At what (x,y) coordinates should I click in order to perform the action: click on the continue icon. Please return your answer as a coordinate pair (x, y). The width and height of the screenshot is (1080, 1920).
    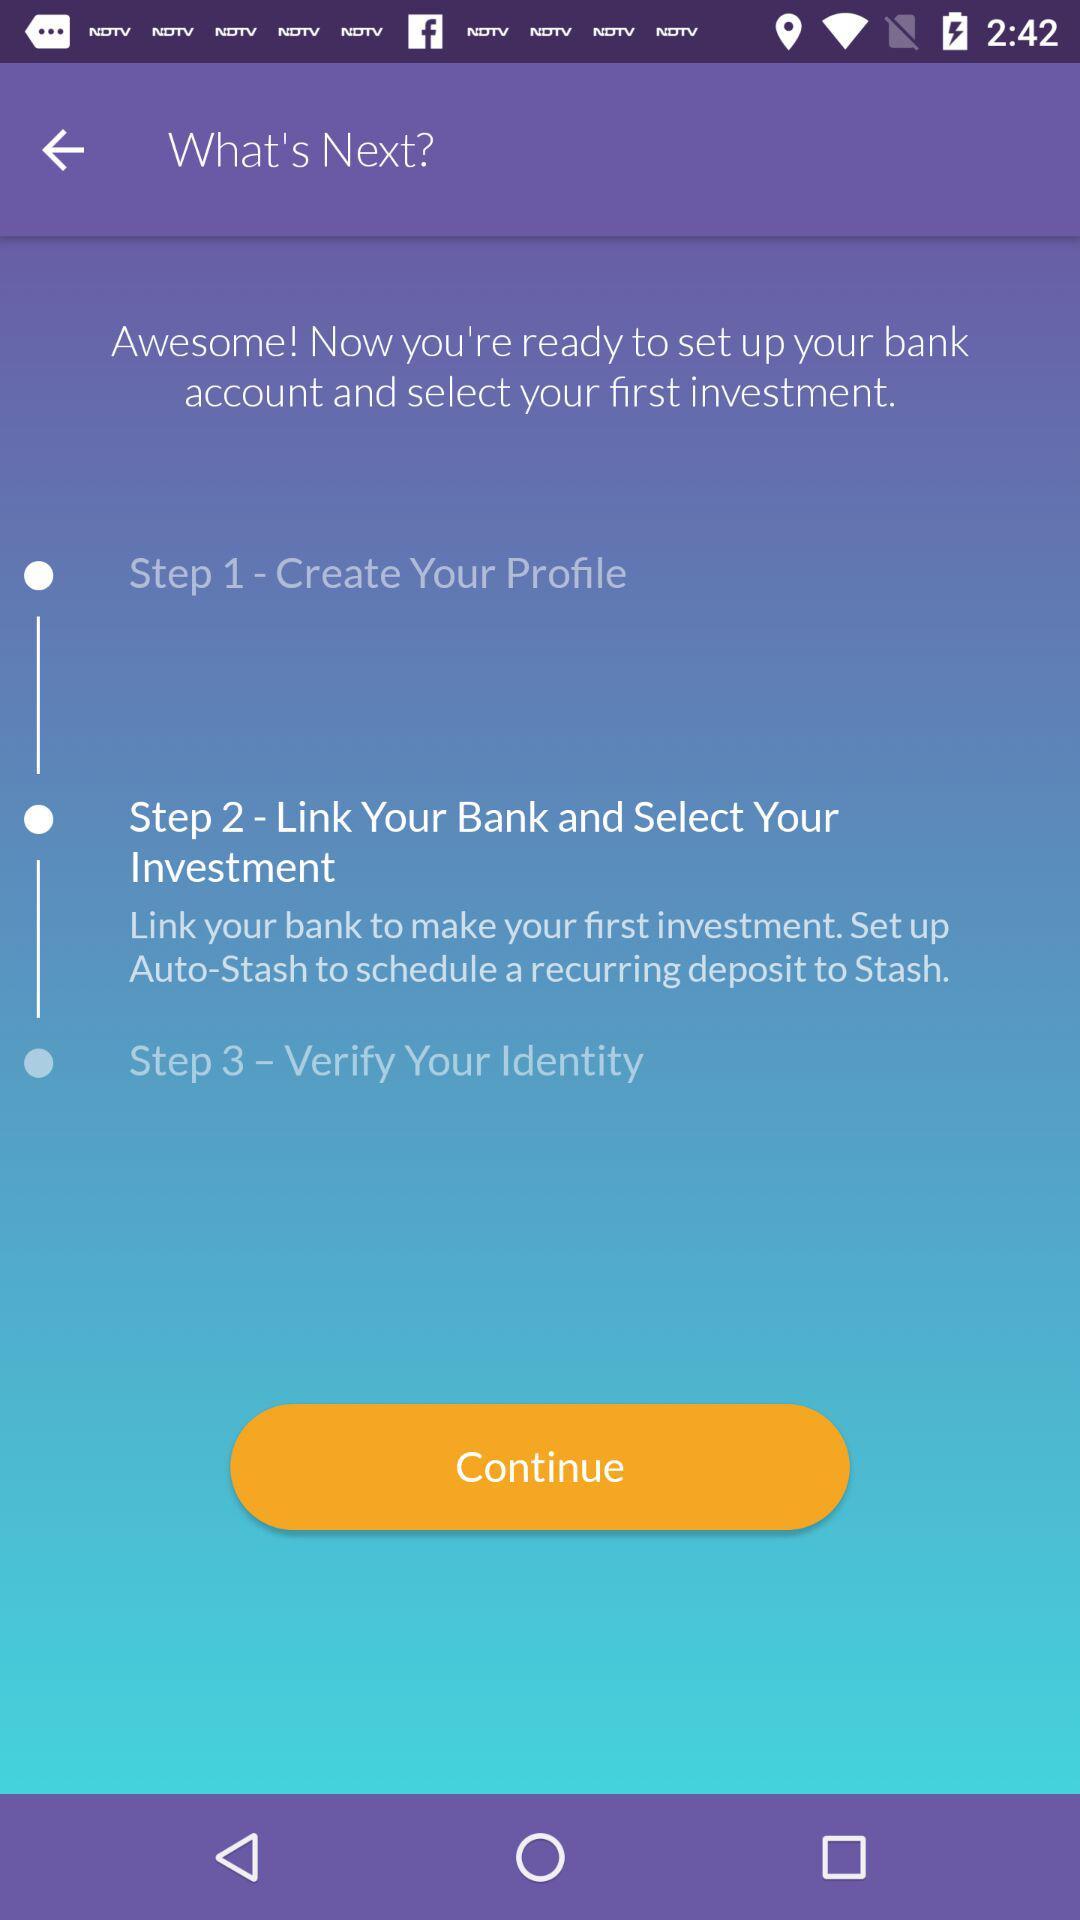
    Looking at the image, I should click on (540, 1467).